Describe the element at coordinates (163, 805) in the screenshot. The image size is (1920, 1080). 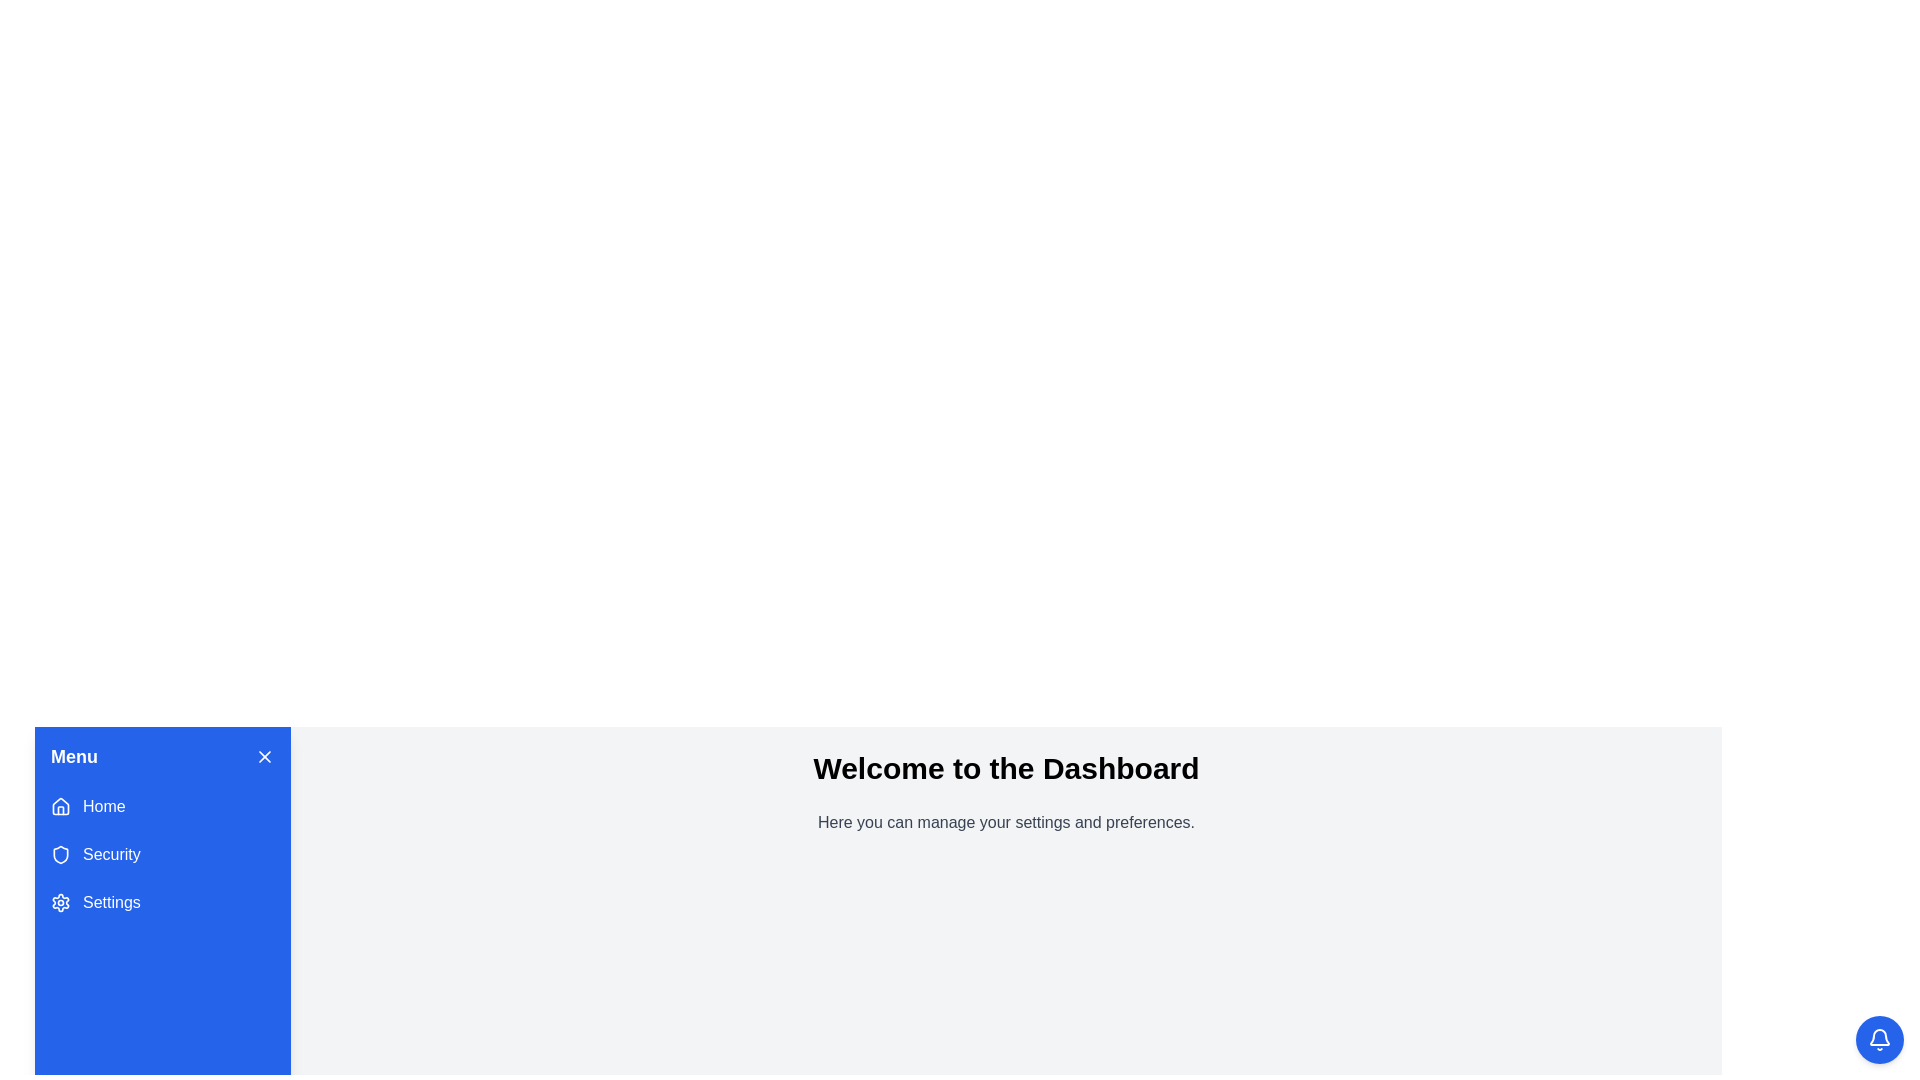
I see `the blue 'Home' button located in the left sidebar of the interface` at that location.